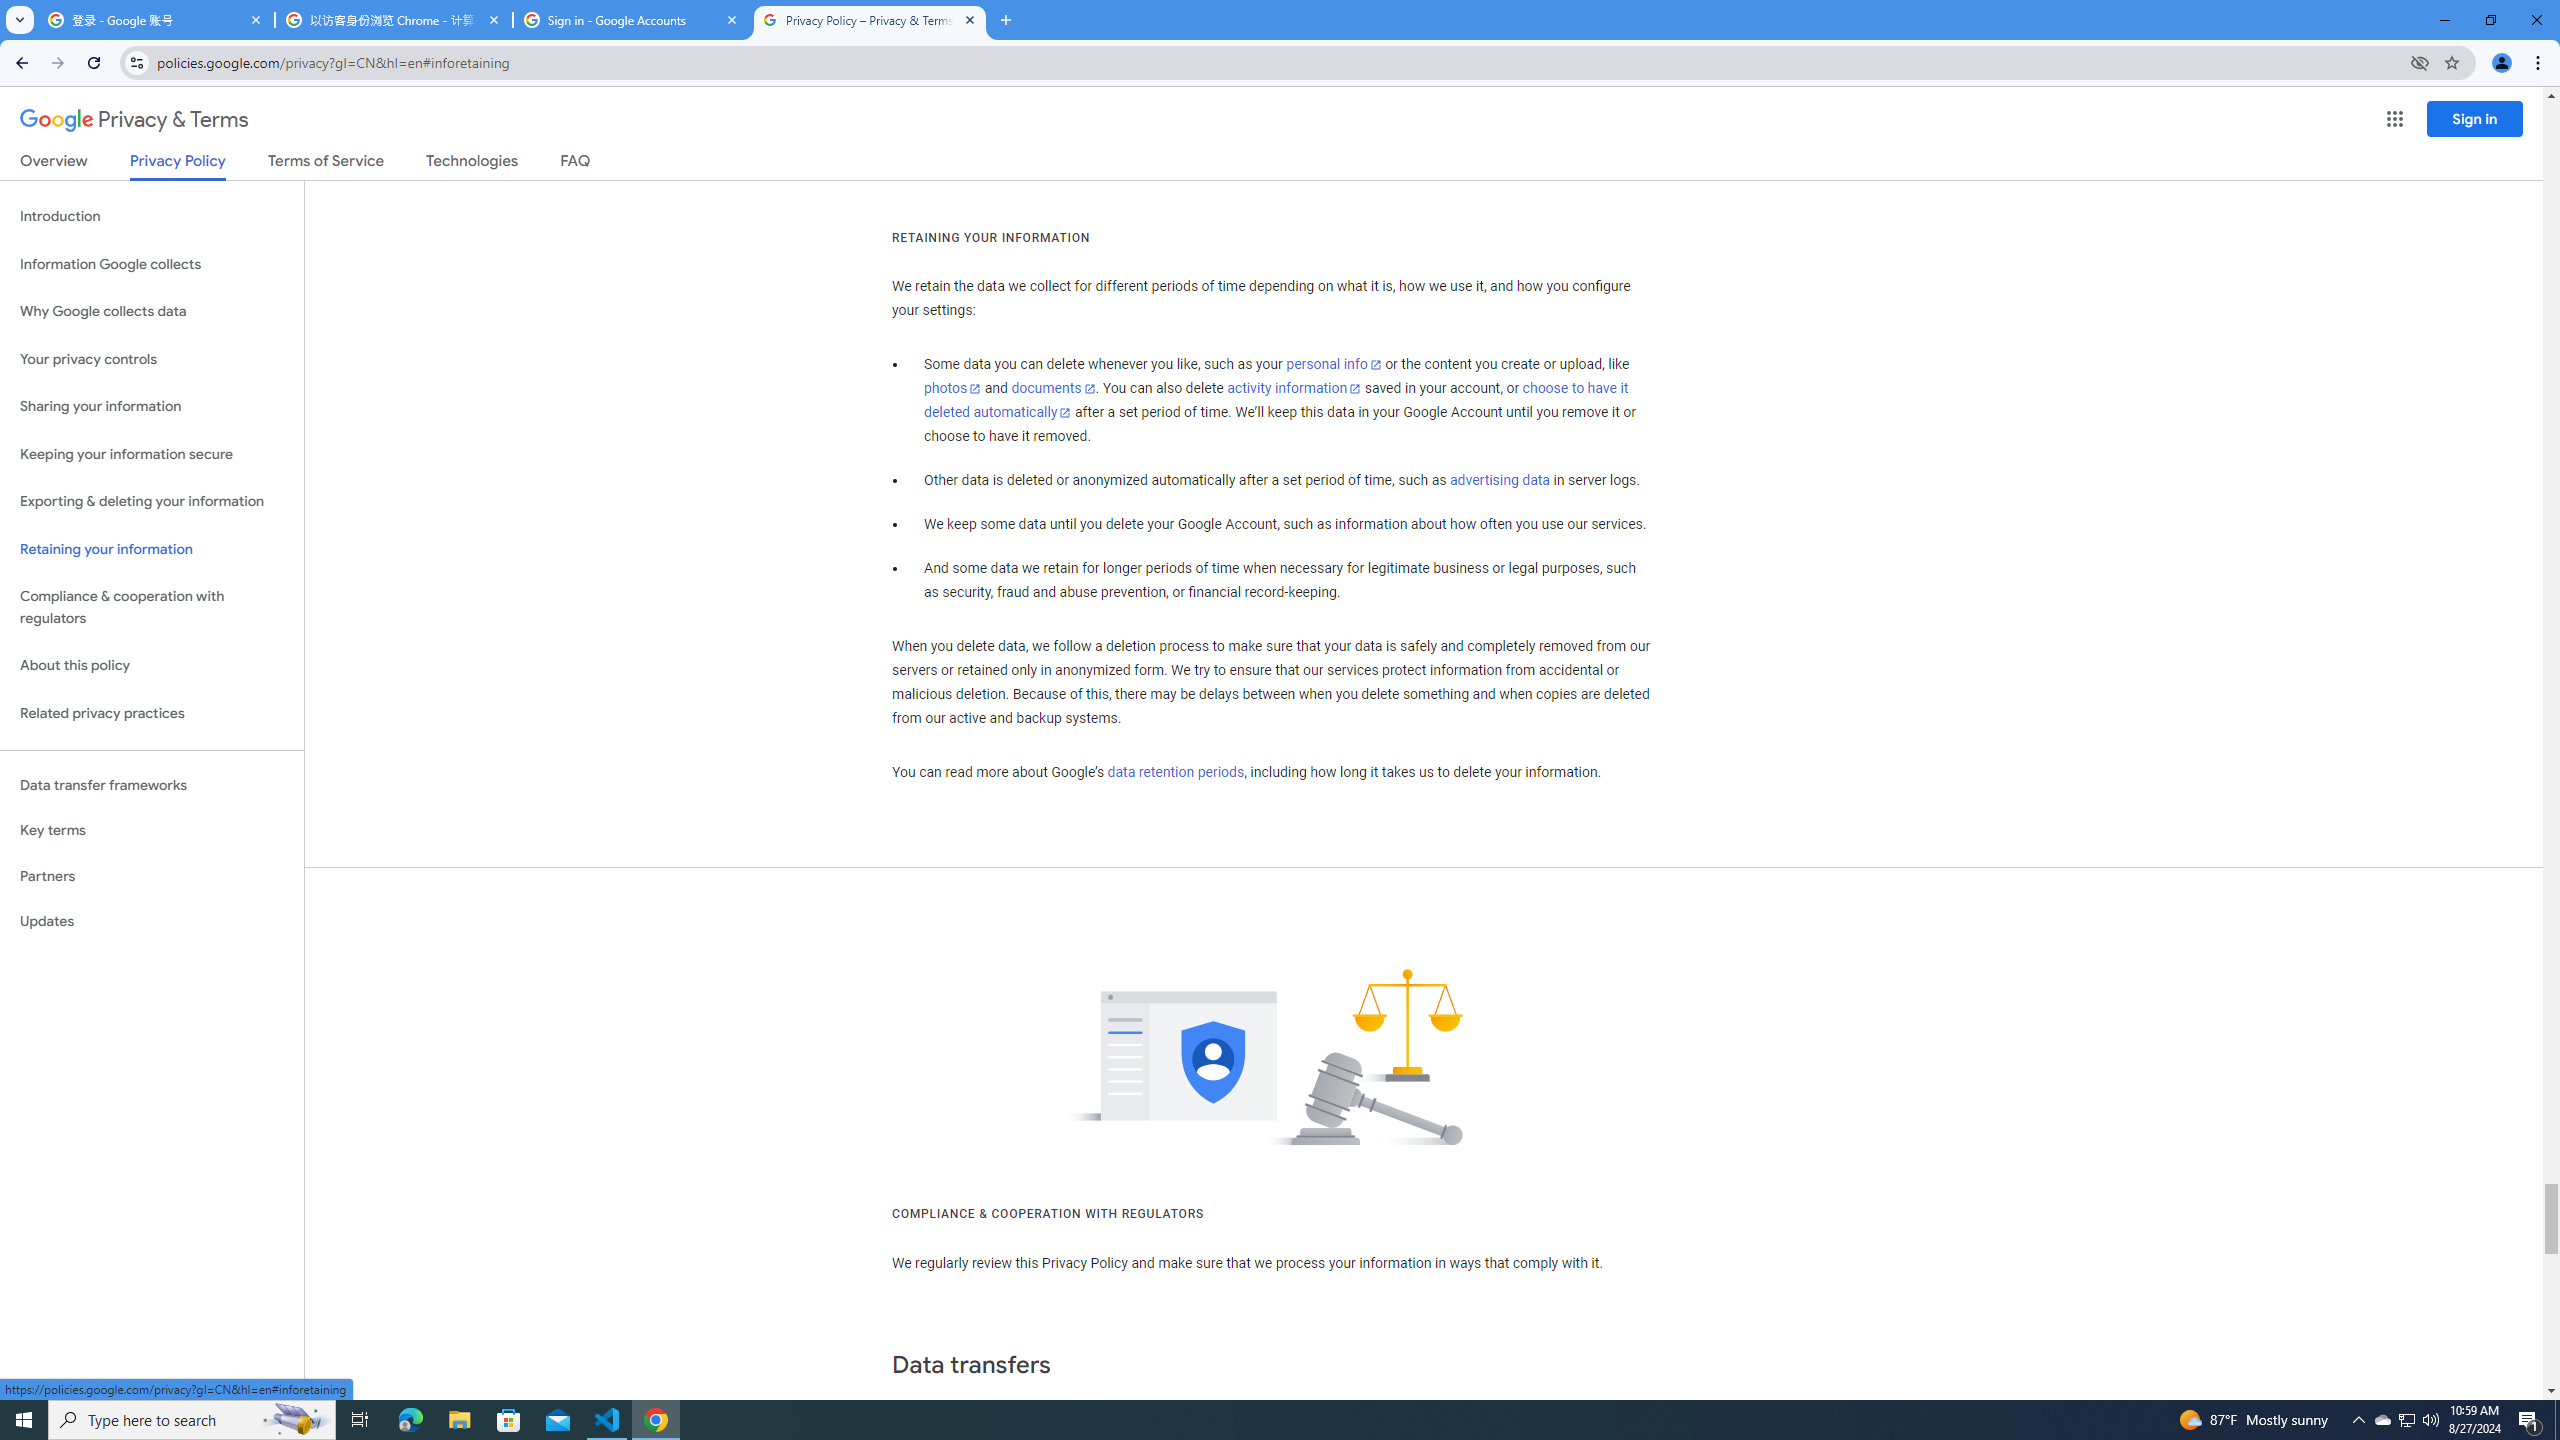 This screenshot has width=2560, height=1440. What do you see at coordinates (134, 119) in the screenshot?
I see `'Privacy & Terms'` at bounding box center [134, 119].